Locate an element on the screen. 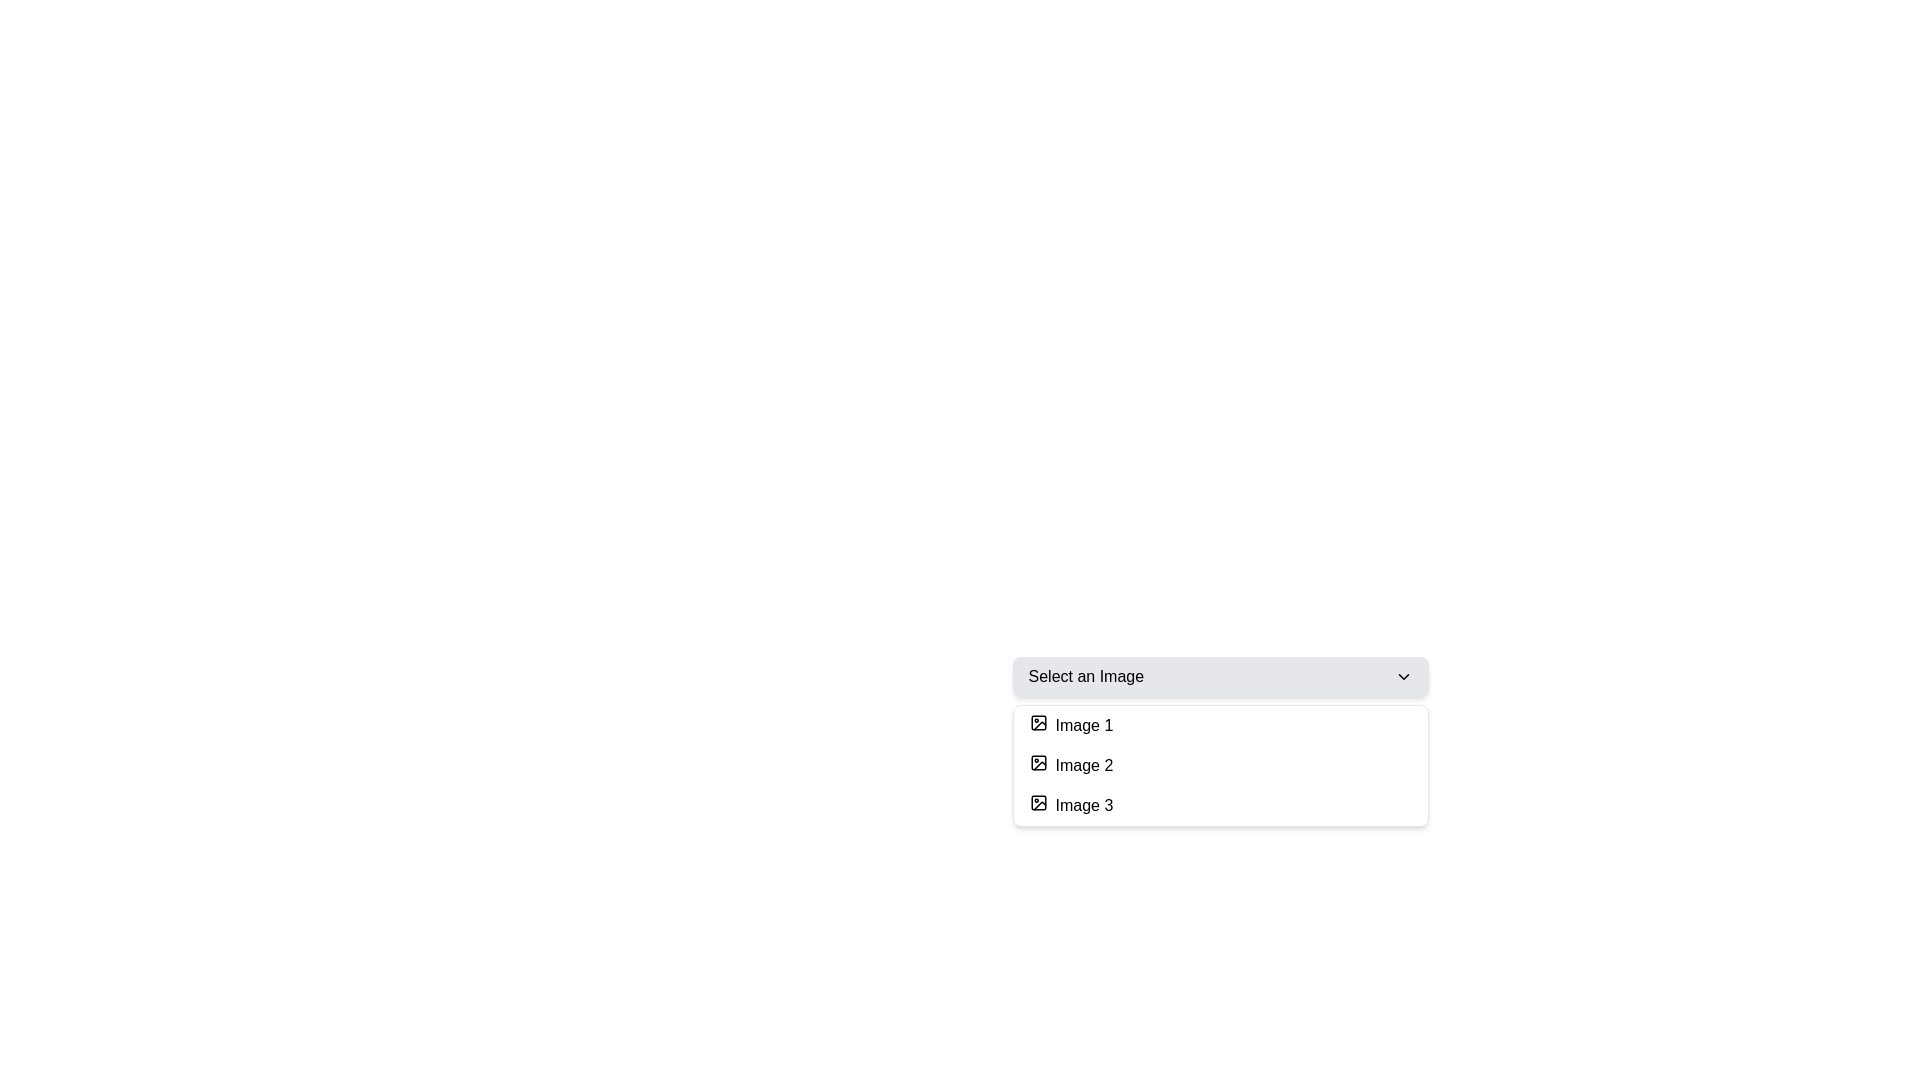 Image resolution: width=1920 pixels, height=1080 pixels. the image icon located to the left of the 'Image 2' text entry in the dropdown menu is located at coordinates (1038, 763).